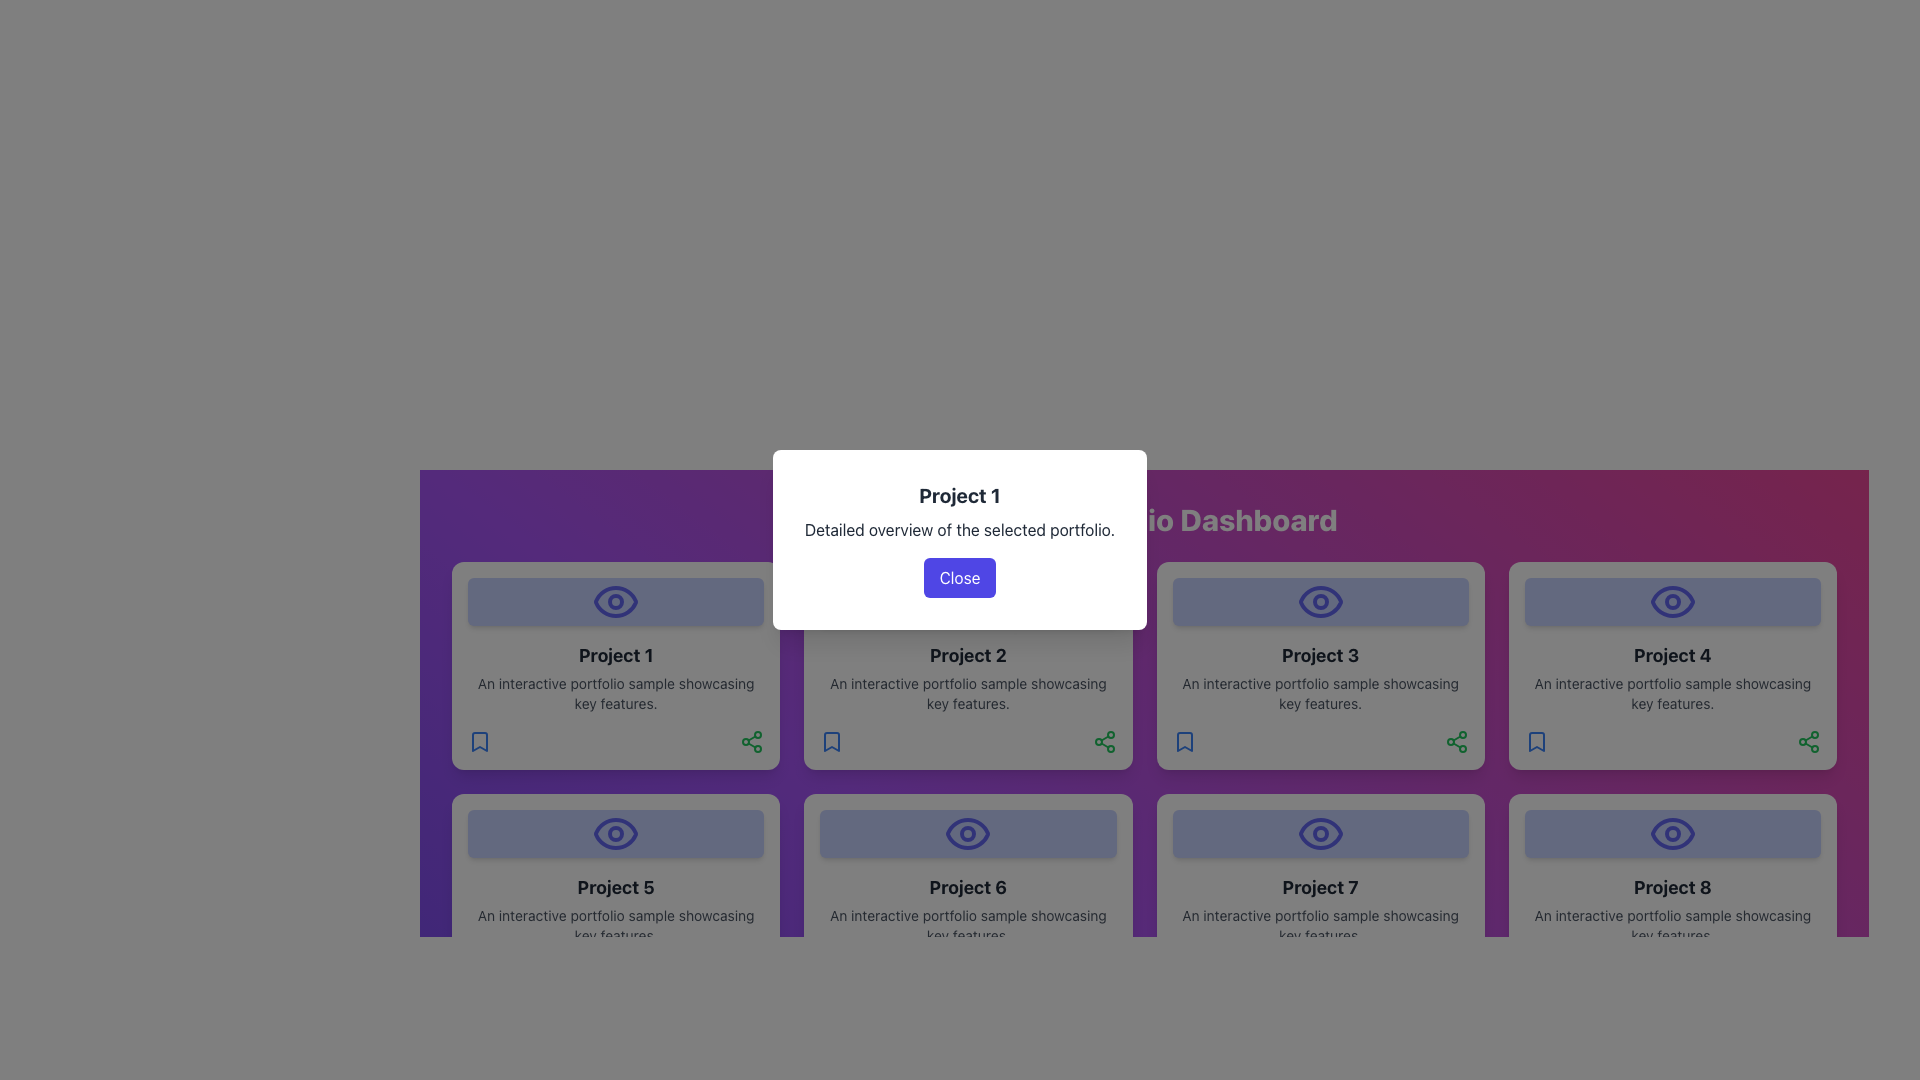 This screenshot has height=1080, width=1920. I want to click on the 'Project 1' card, which is the first card in a grid layout of project cards, located in the top-left corner of the grid, so click(614, 666).